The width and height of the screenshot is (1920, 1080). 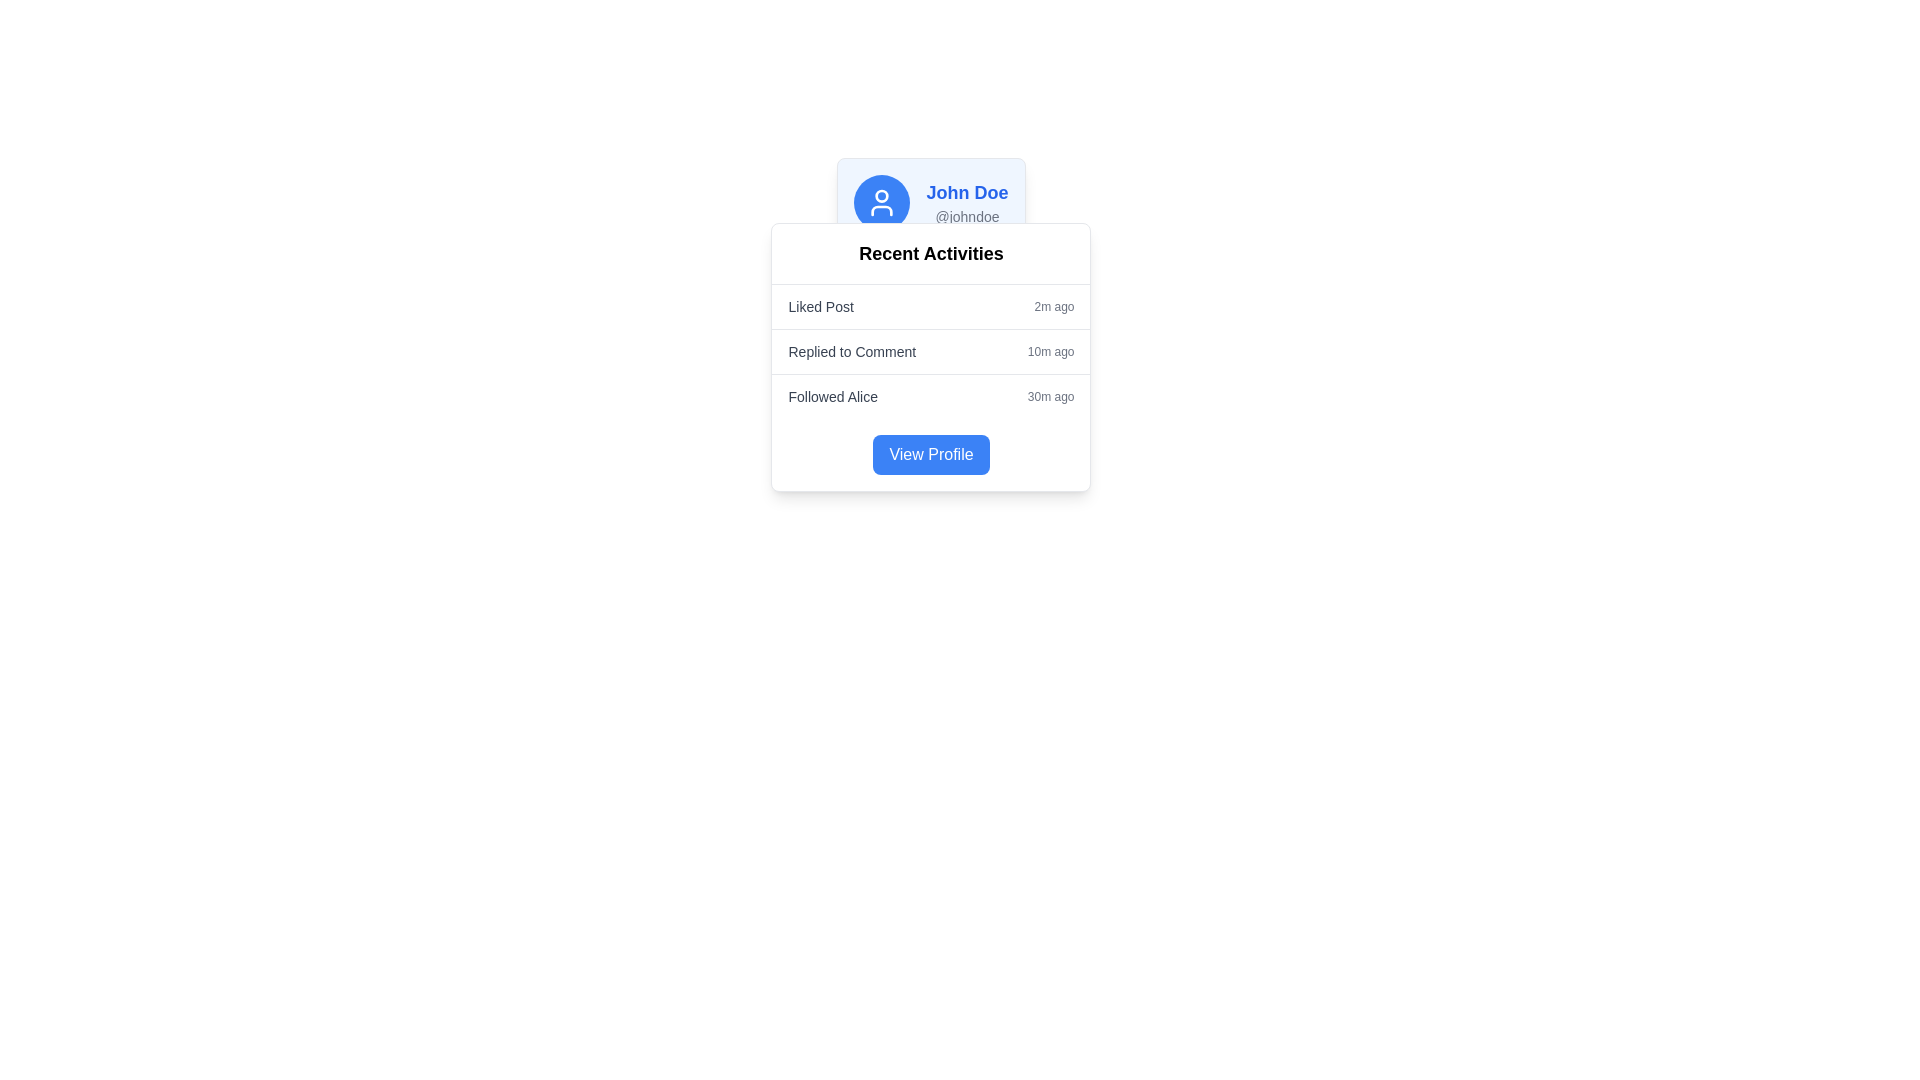 I want to click on the user icon, which is styled in white on a circular blue background, located above the section titled 'John Doe', so click(x=881, y=203).